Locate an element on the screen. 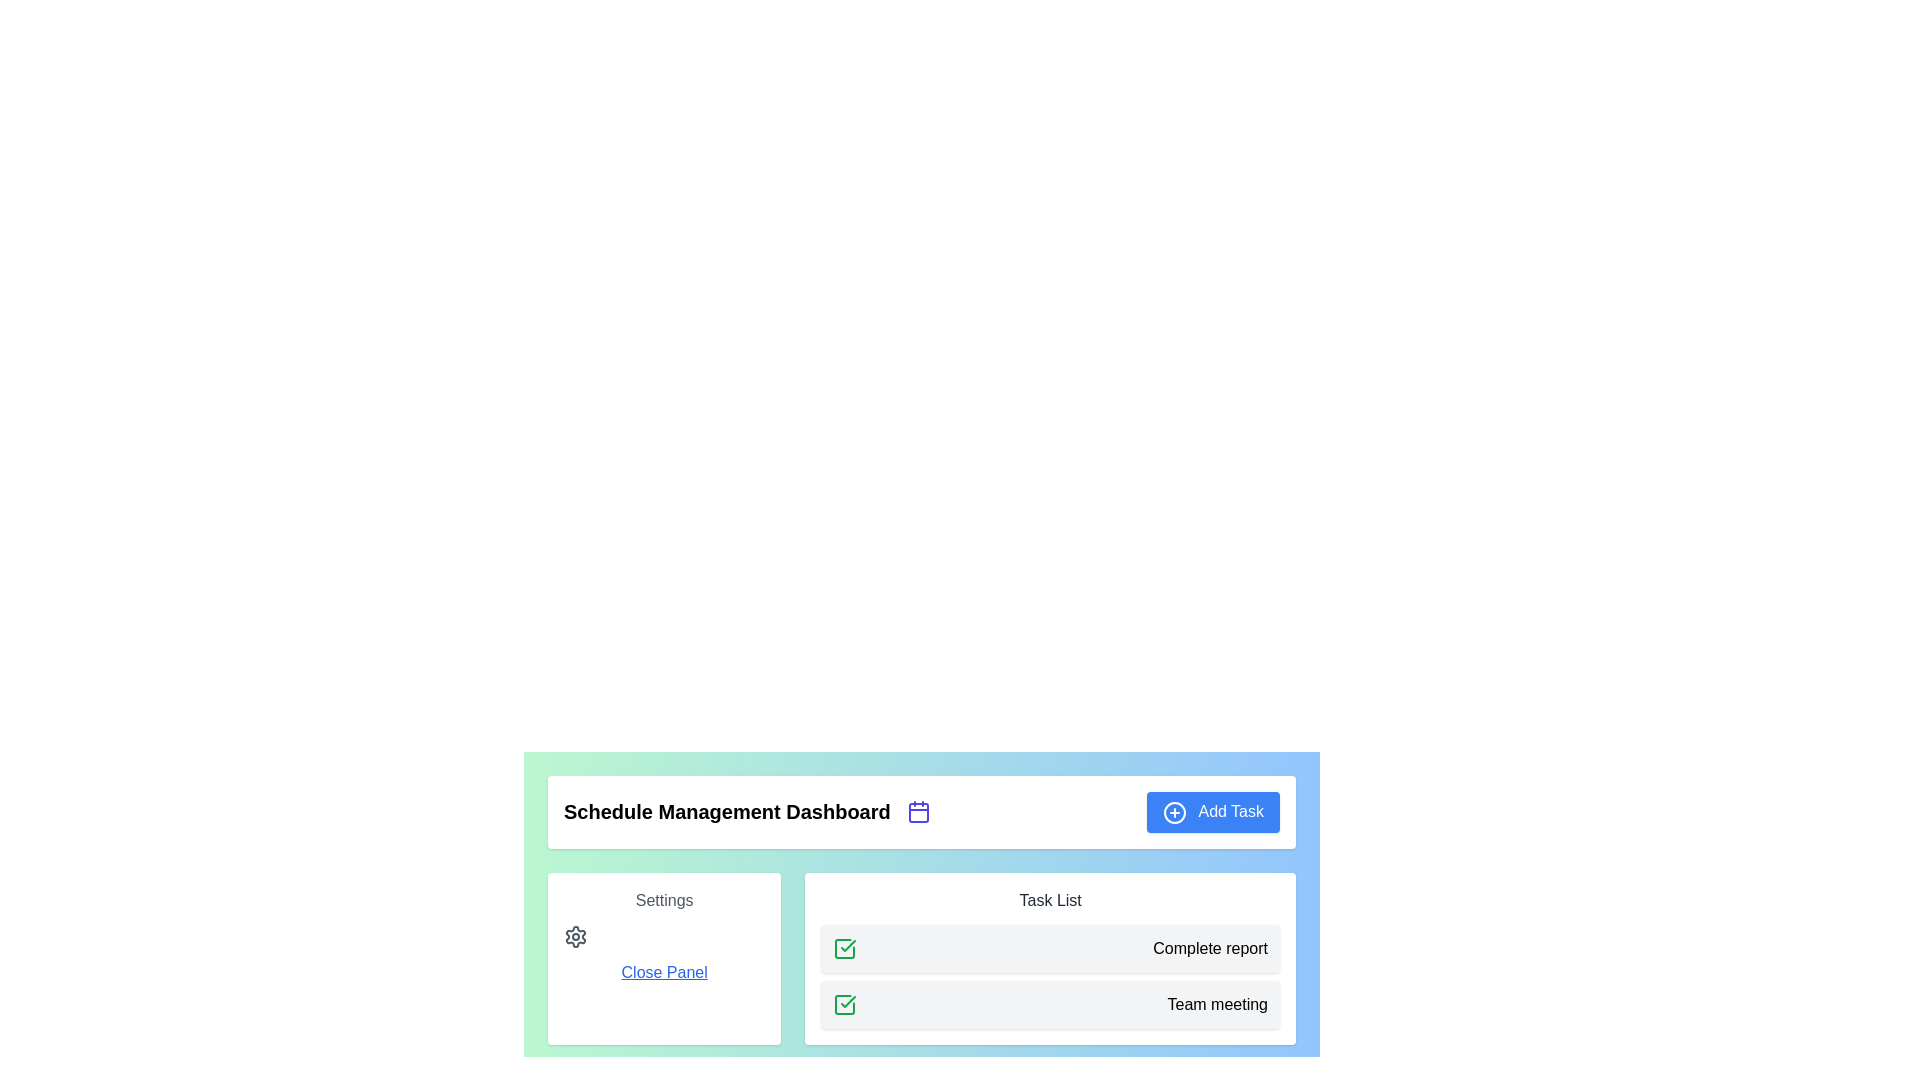 The image size is (1920, 1080). the SVG Circle that indicates a circular plus symbol within the 'Add Task' button located on the right side of the top section of the interface is located at coordinates (1174, 812).